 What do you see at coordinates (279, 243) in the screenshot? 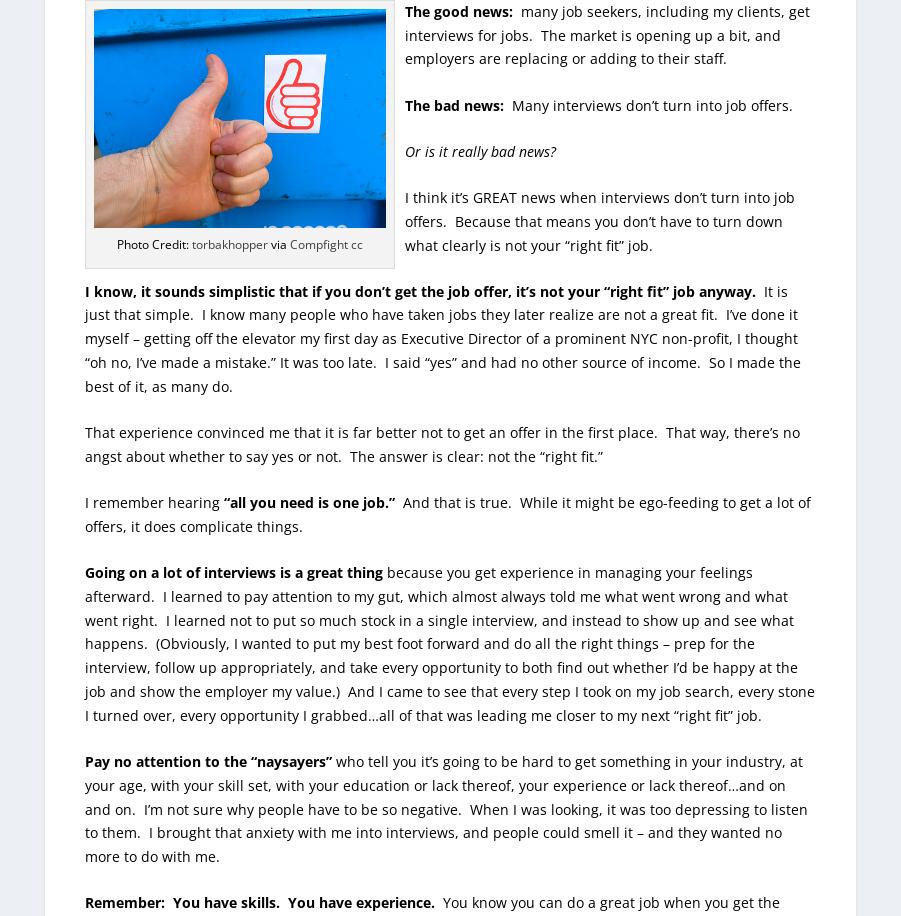
I see `'via'` at bounding box center [279, 243].